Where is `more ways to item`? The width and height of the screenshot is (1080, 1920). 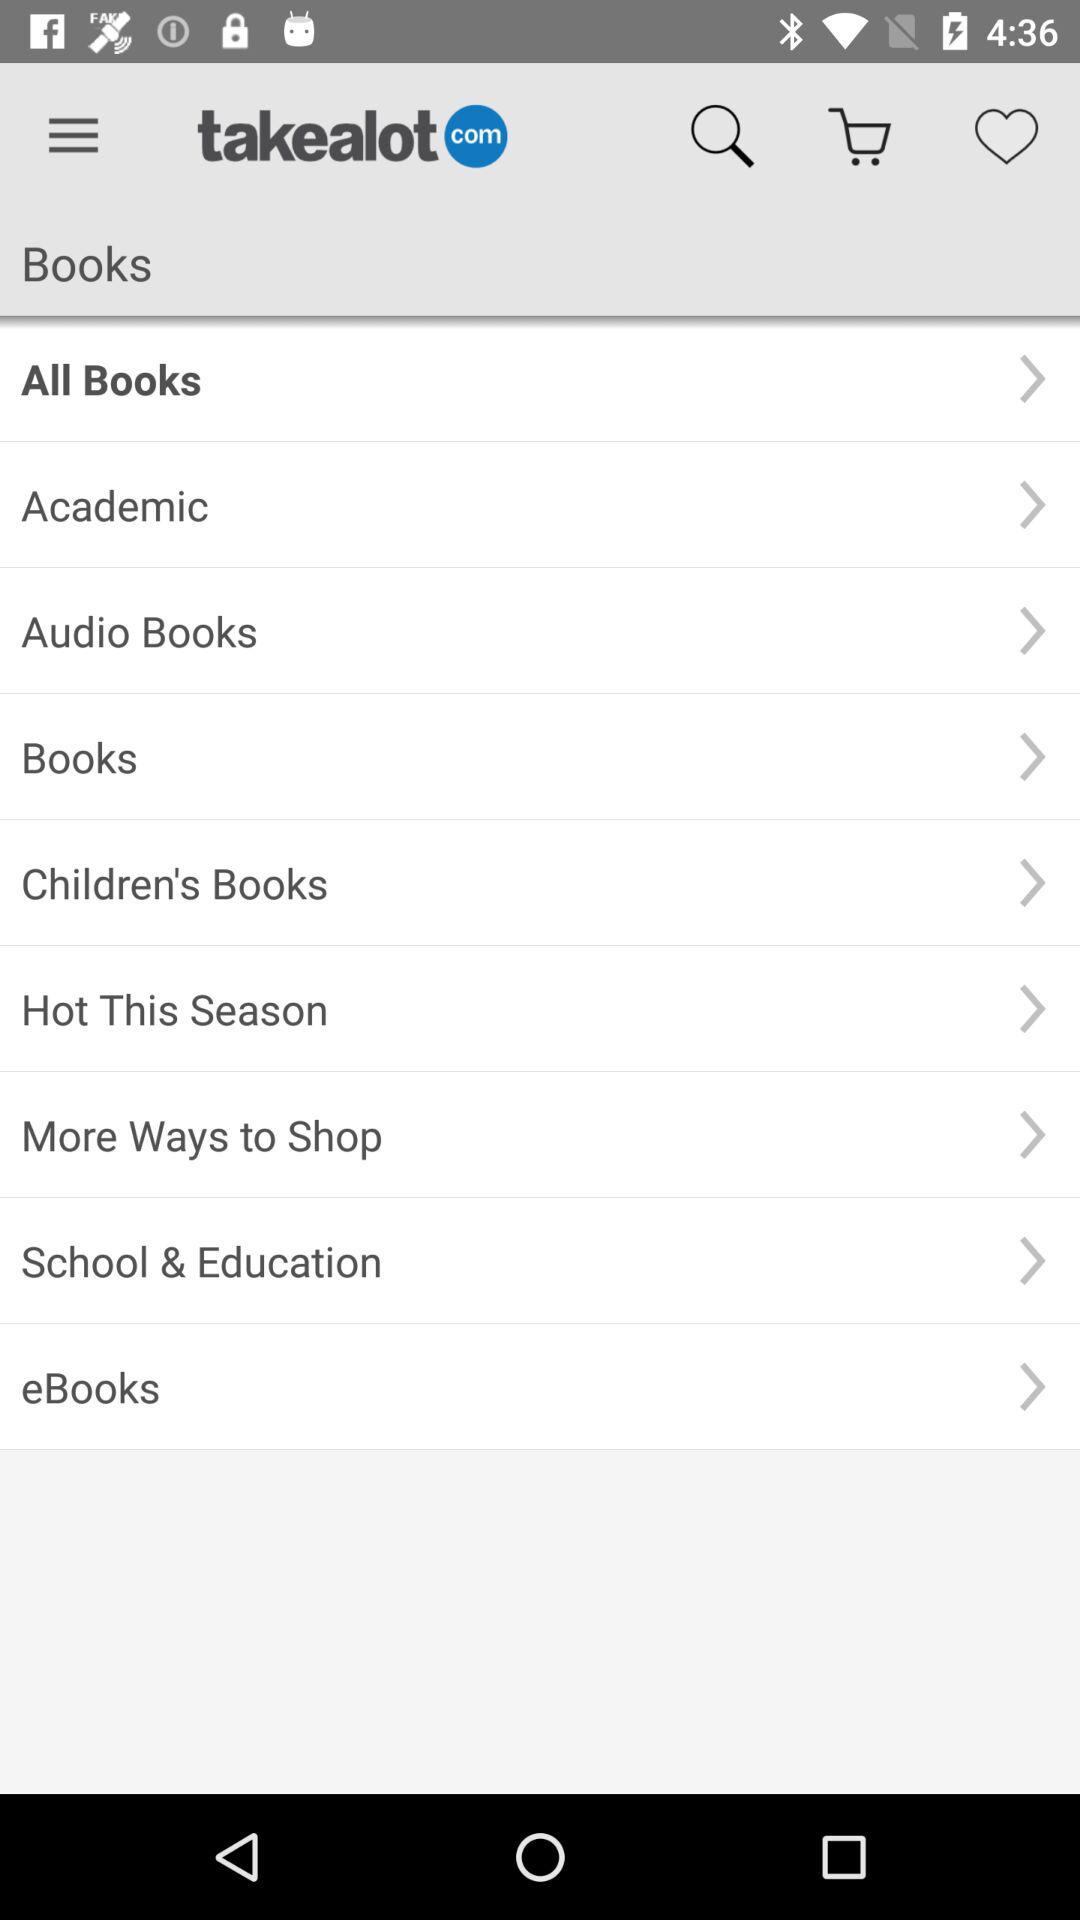 more ways to item is located at coordinates (502, 1134).